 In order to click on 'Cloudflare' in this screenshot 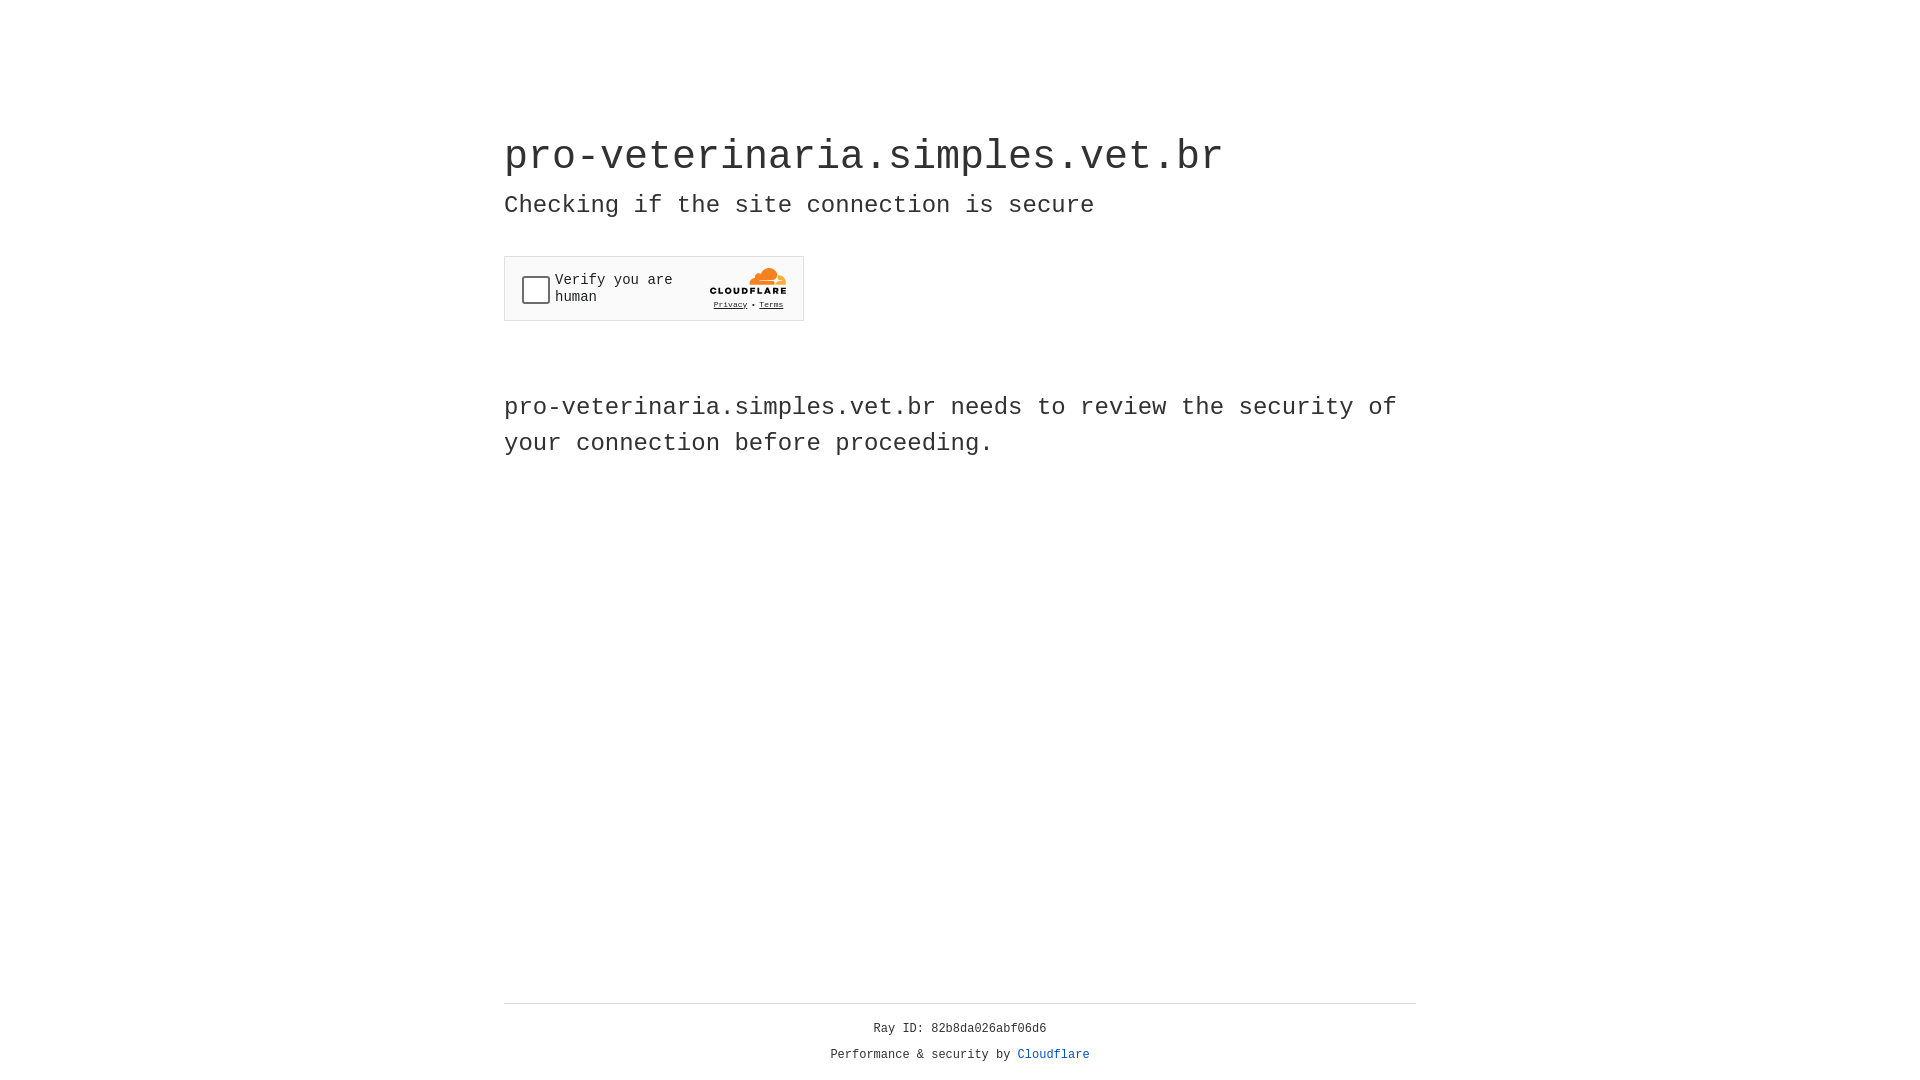, I will do `click(1053, 1054)`.